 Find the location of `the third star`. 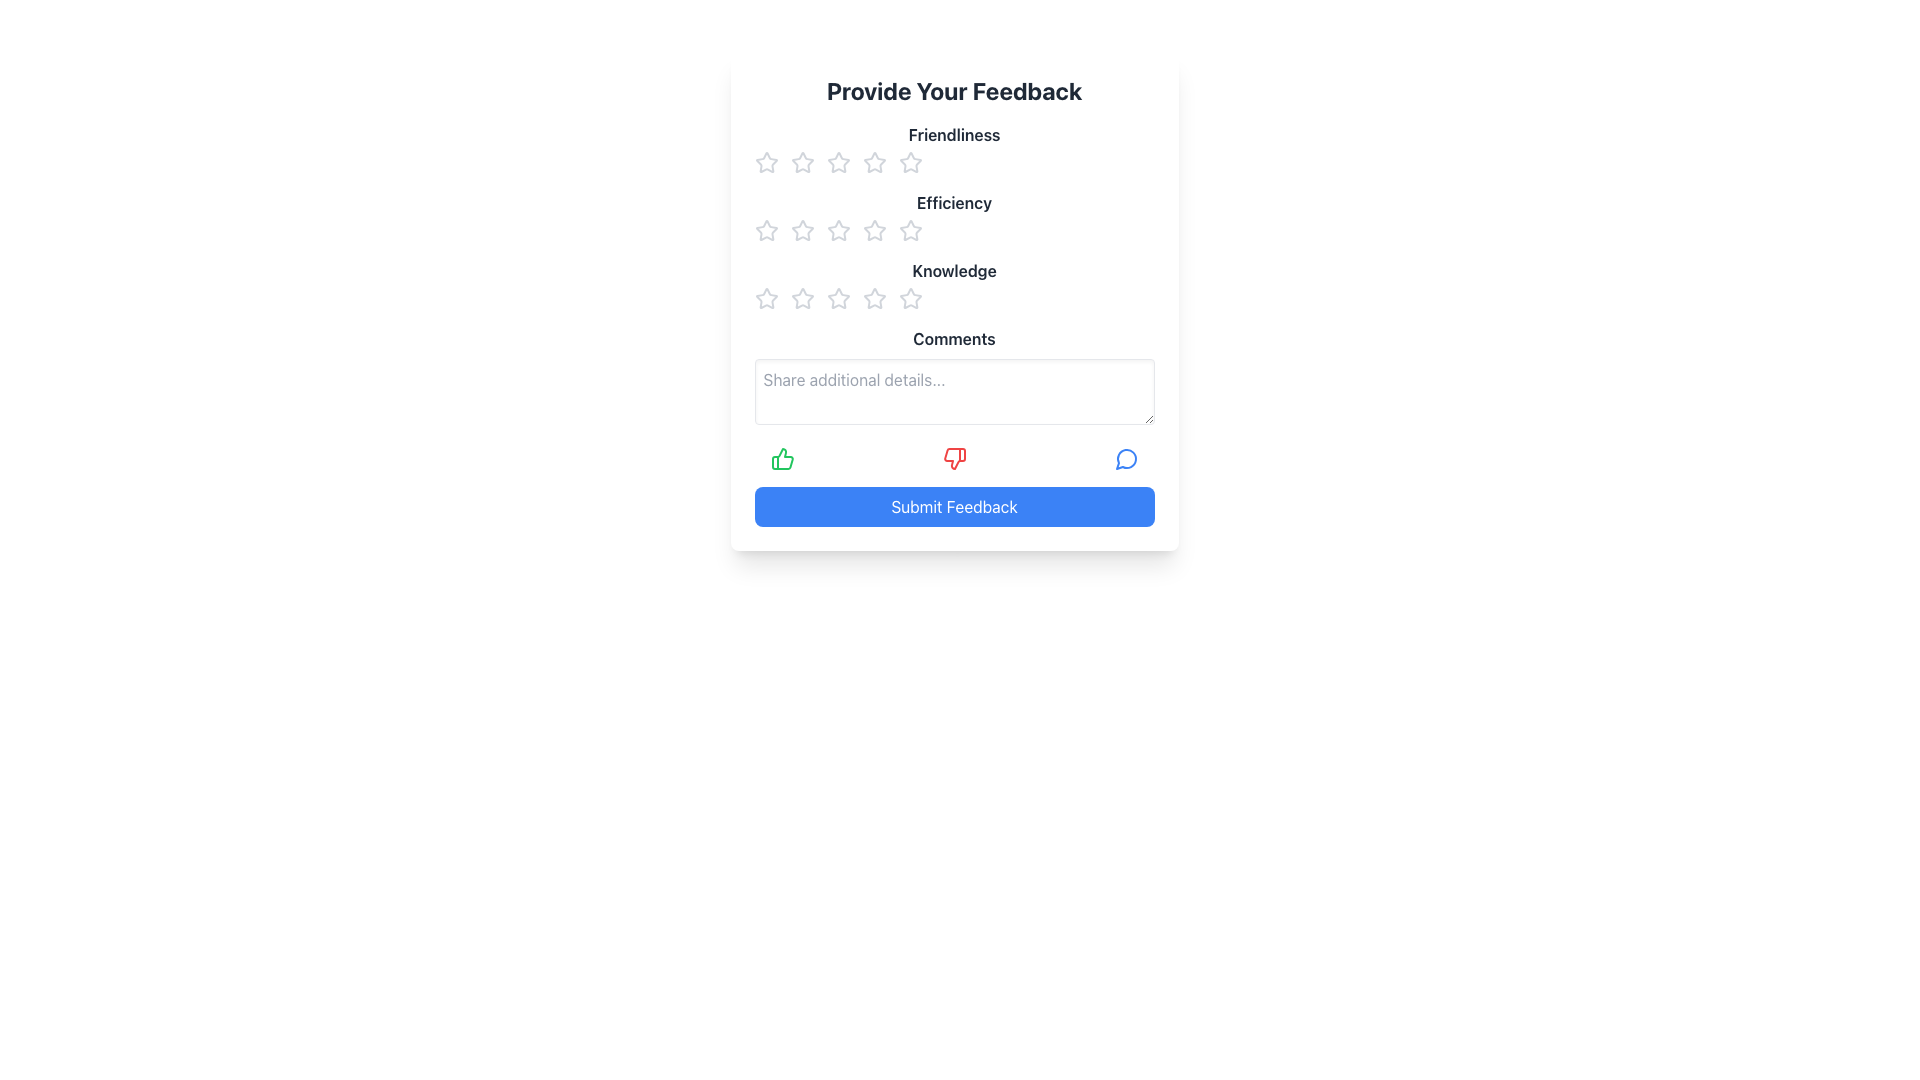

the third star is located at coordinates (873, 229).